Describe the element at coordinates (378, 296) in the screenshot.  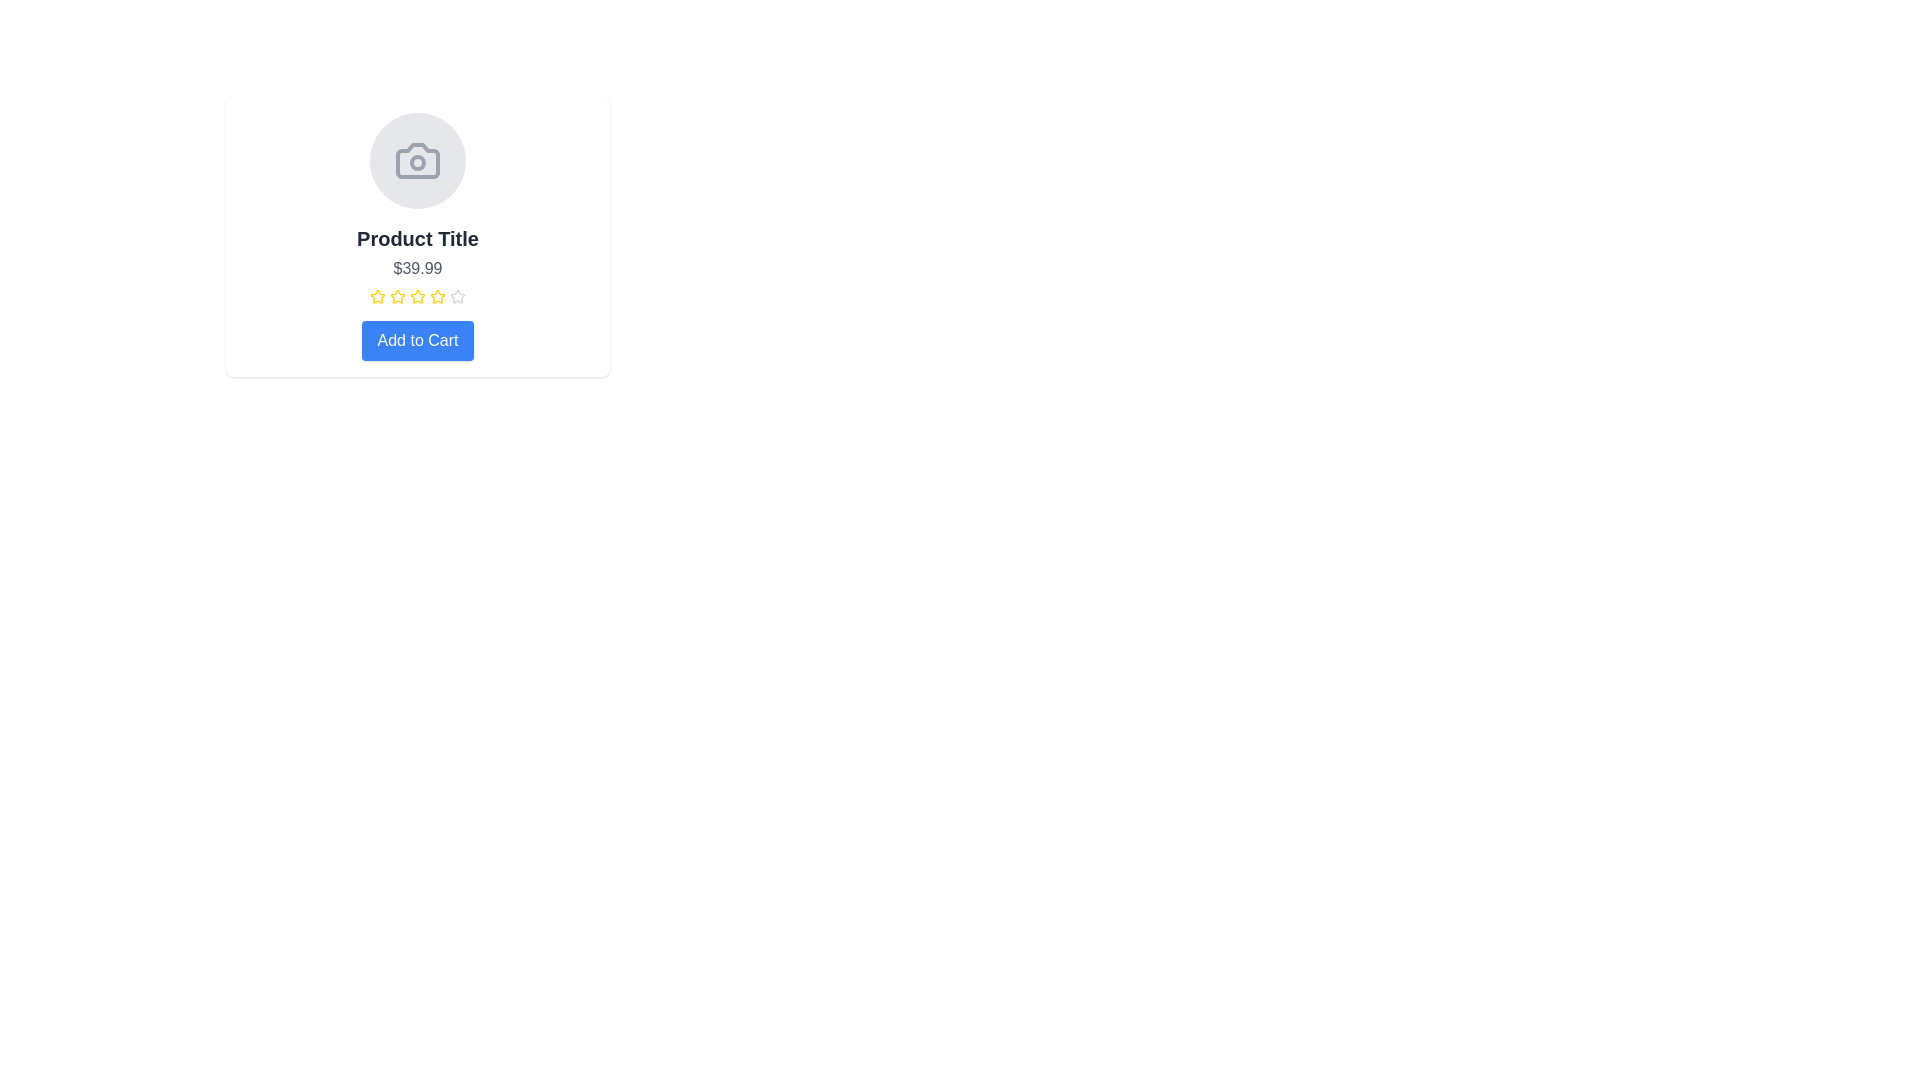
I see `the second yellow star icon in the rating system, located below the product title and price, and above the 'Add to Cart' button` at that location.